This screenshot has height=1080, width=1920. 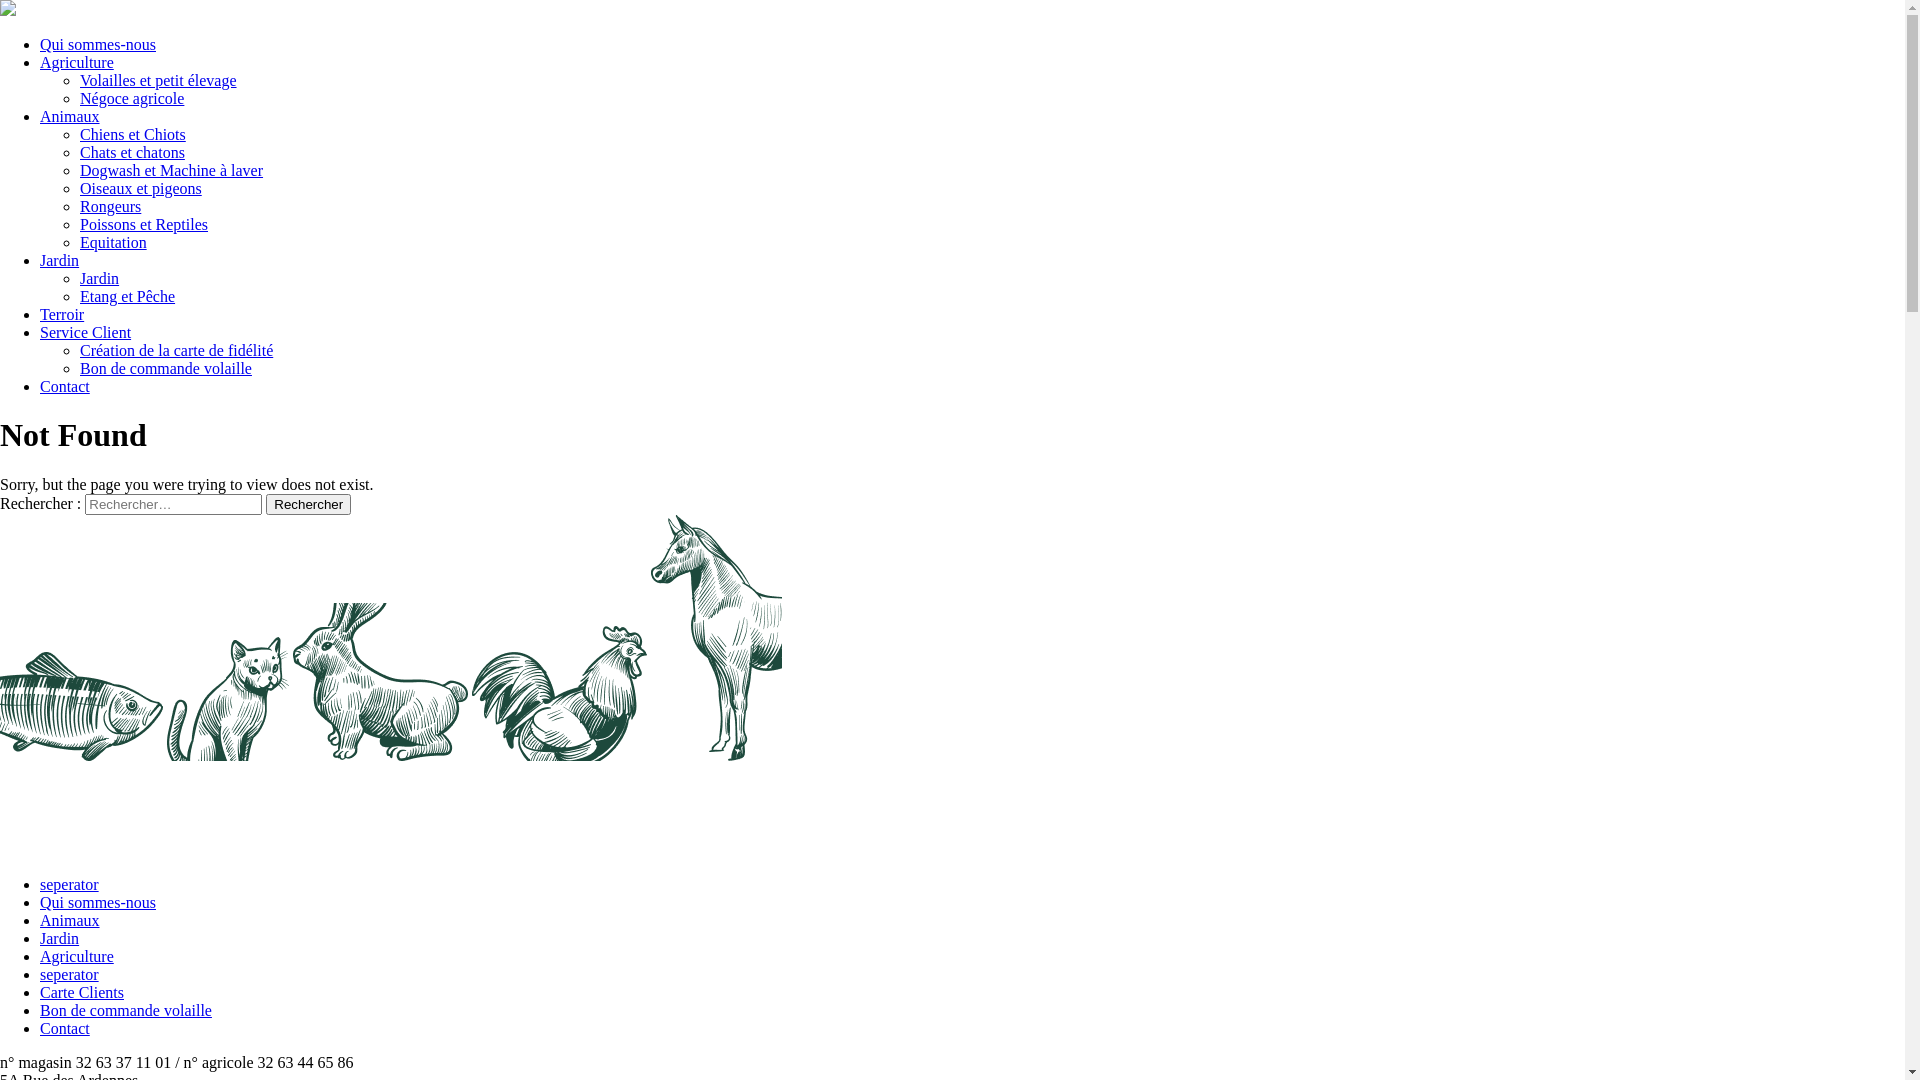 What do you see at coordinates (59, 938) in the screenshot?
I see `'Jardin'` at bounding box center [59, 938].